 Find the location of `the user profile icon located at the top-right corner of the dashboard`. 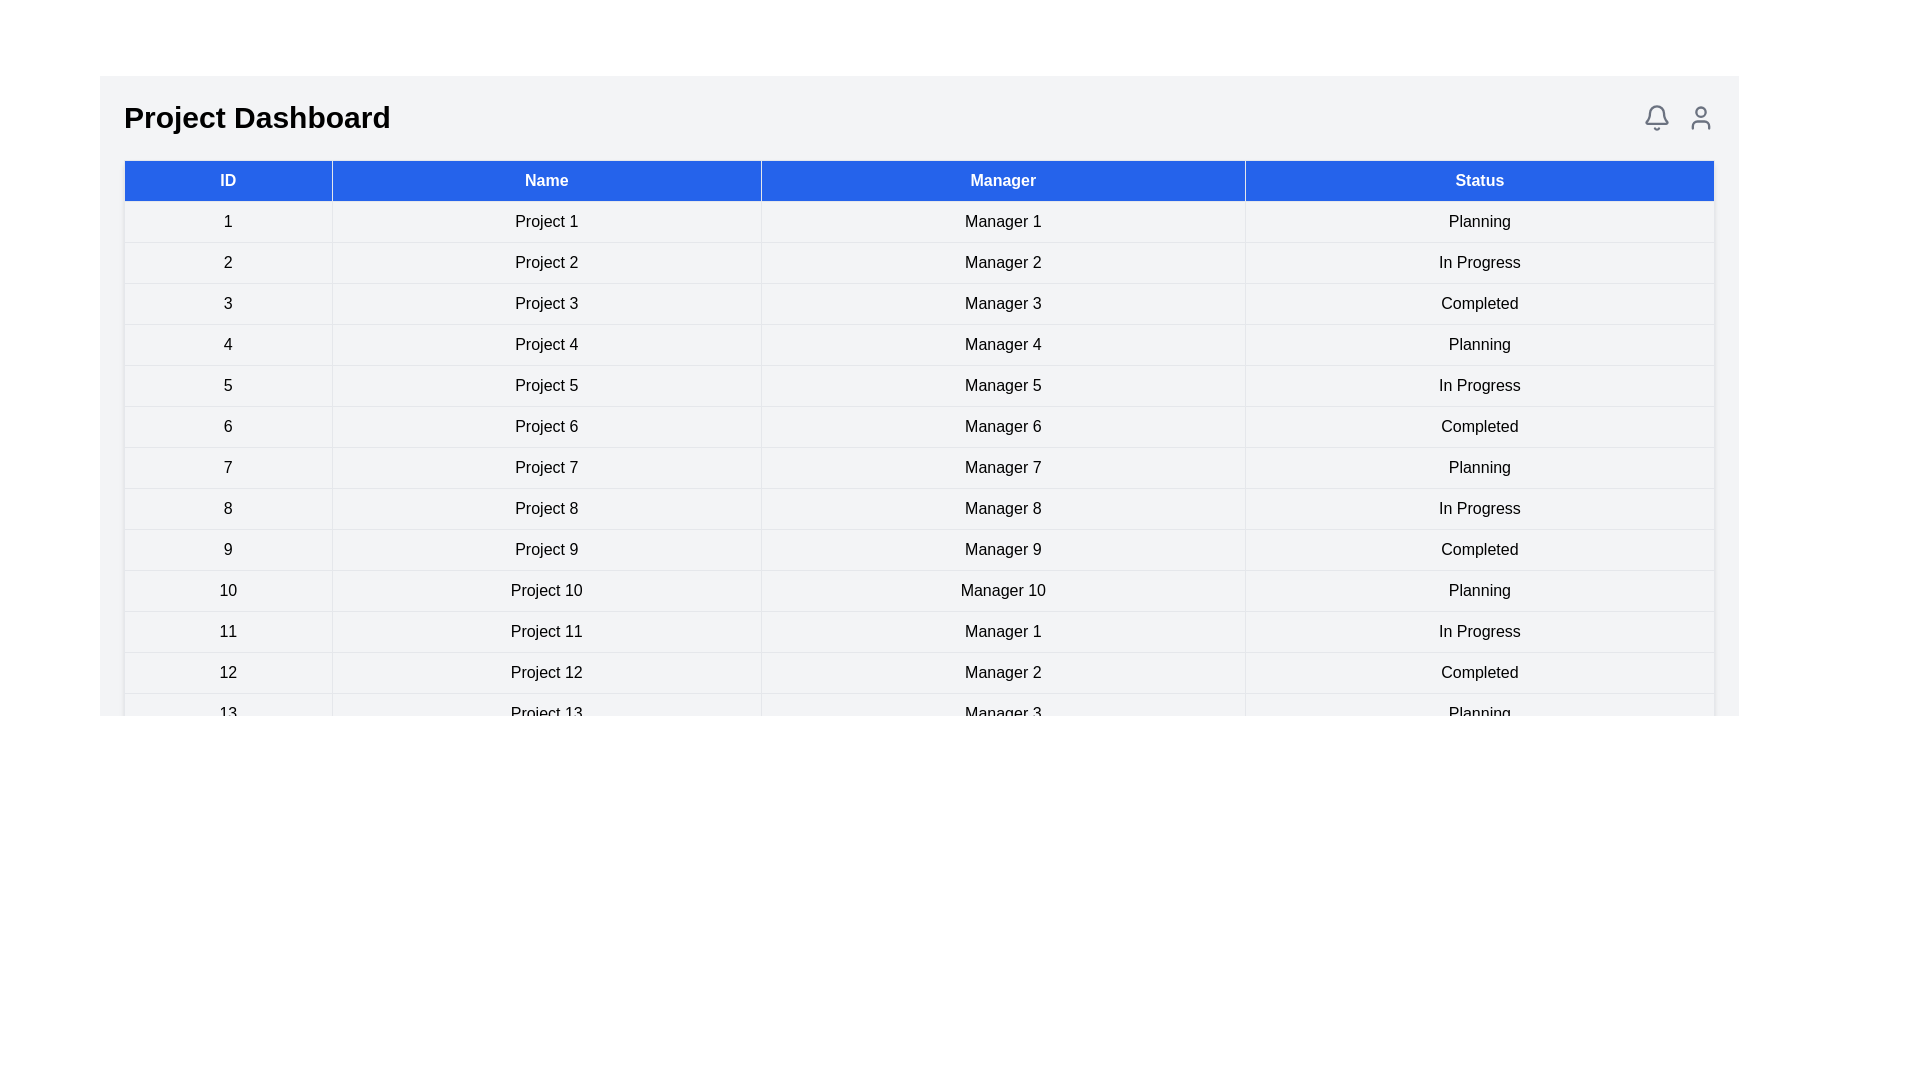

the user profile icon located at the top-right corner of the dashboard is located at coordinates (1699, 118).